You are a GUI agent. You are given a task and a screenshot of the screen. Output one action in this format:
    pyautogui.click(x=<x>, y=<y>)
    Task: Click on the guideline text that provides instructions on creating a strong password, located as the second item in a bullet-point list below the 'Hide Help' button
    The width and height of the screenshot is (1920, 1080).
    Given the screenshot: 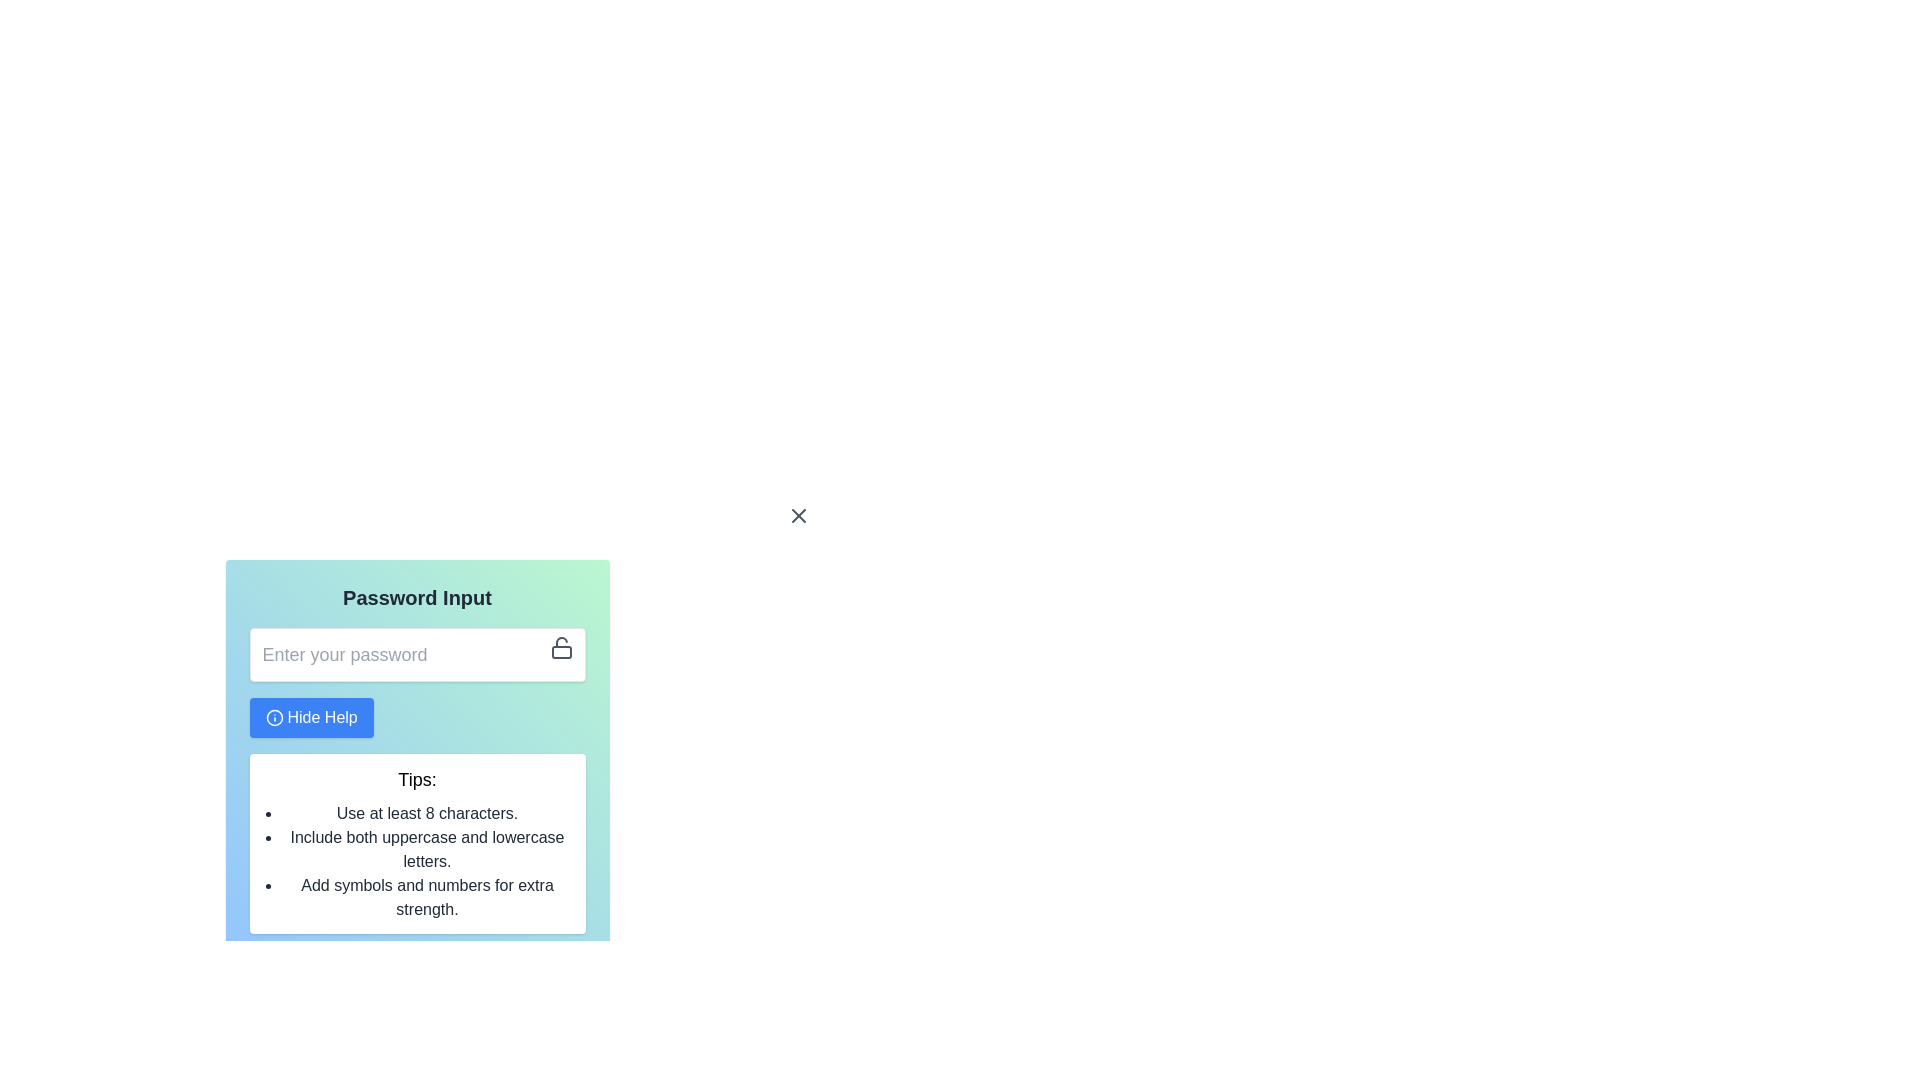 What is the action you would take?
    pyautogui.click(x=426, y=849)
    